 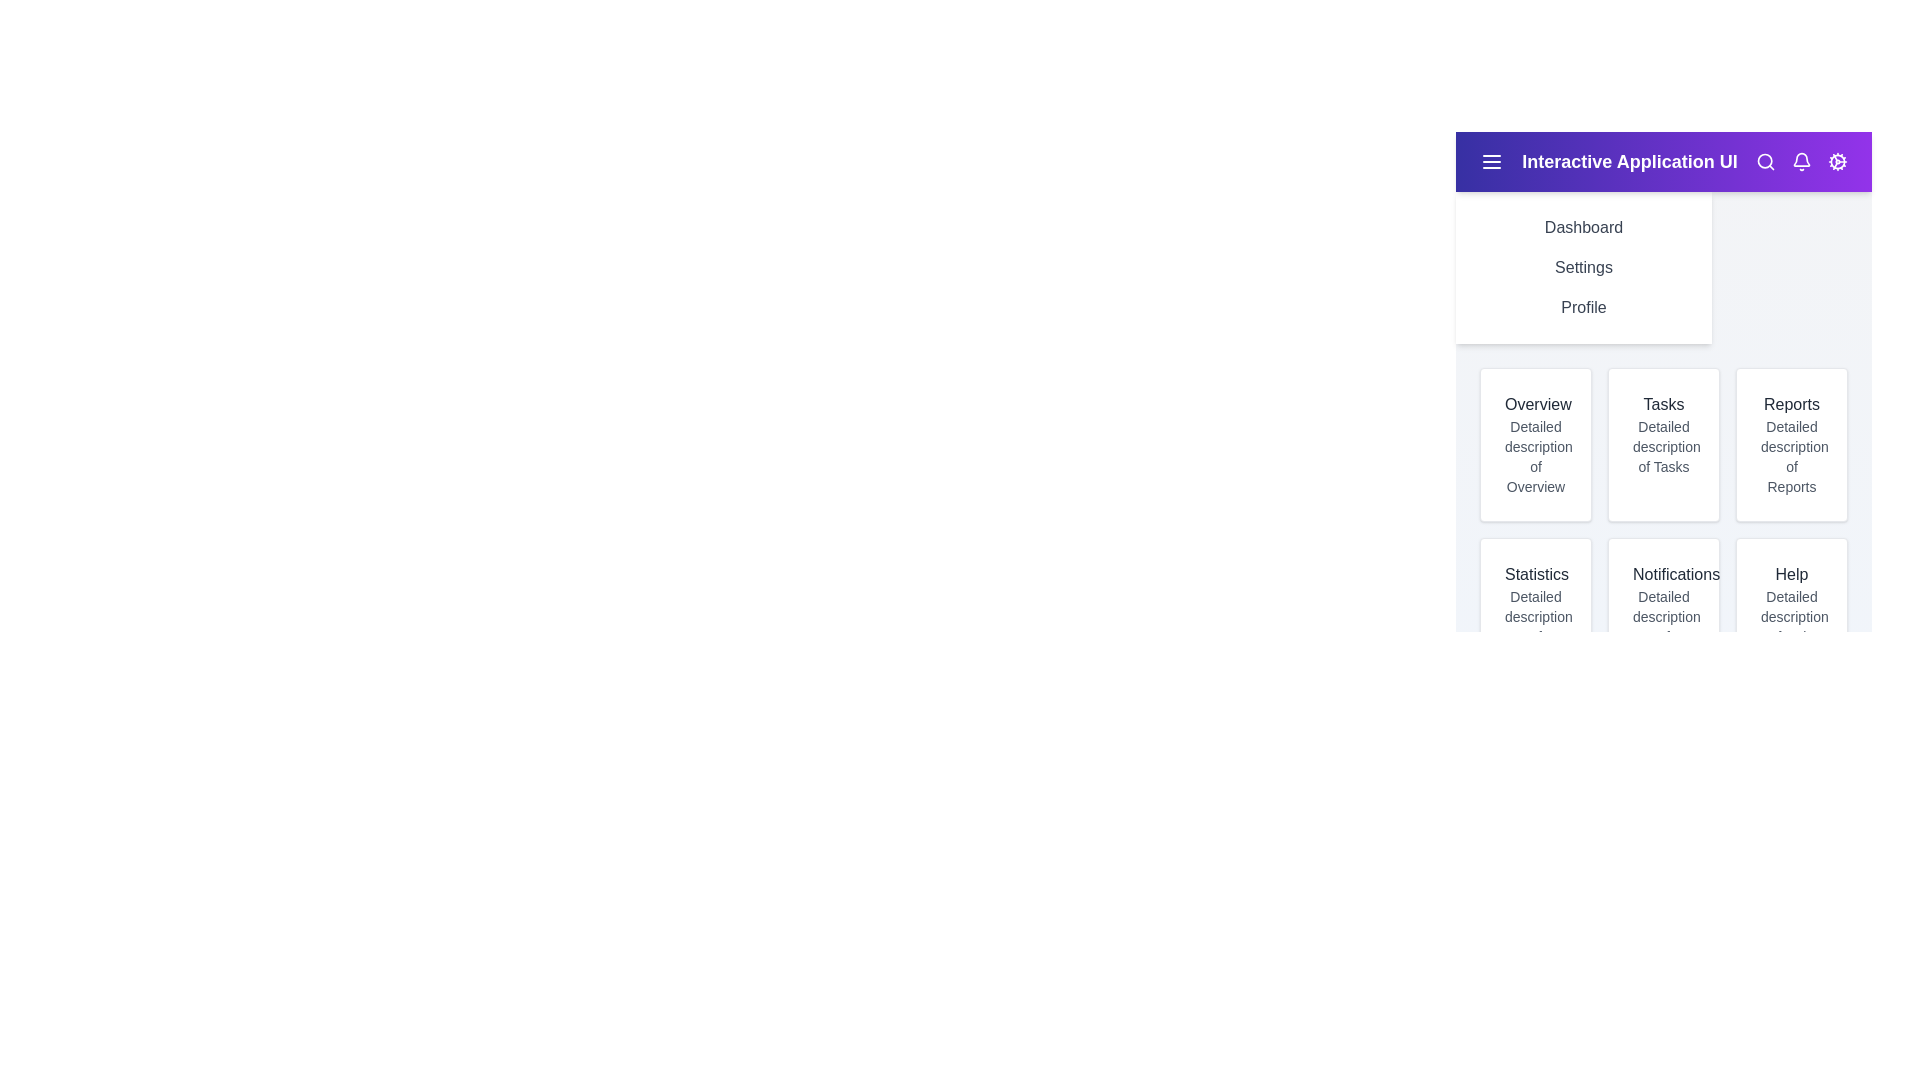 What do you see at coordinates (1583, 266) in the screenshot?
I see `the sidebar menu item Settings` at bounding box center [1583, 266].